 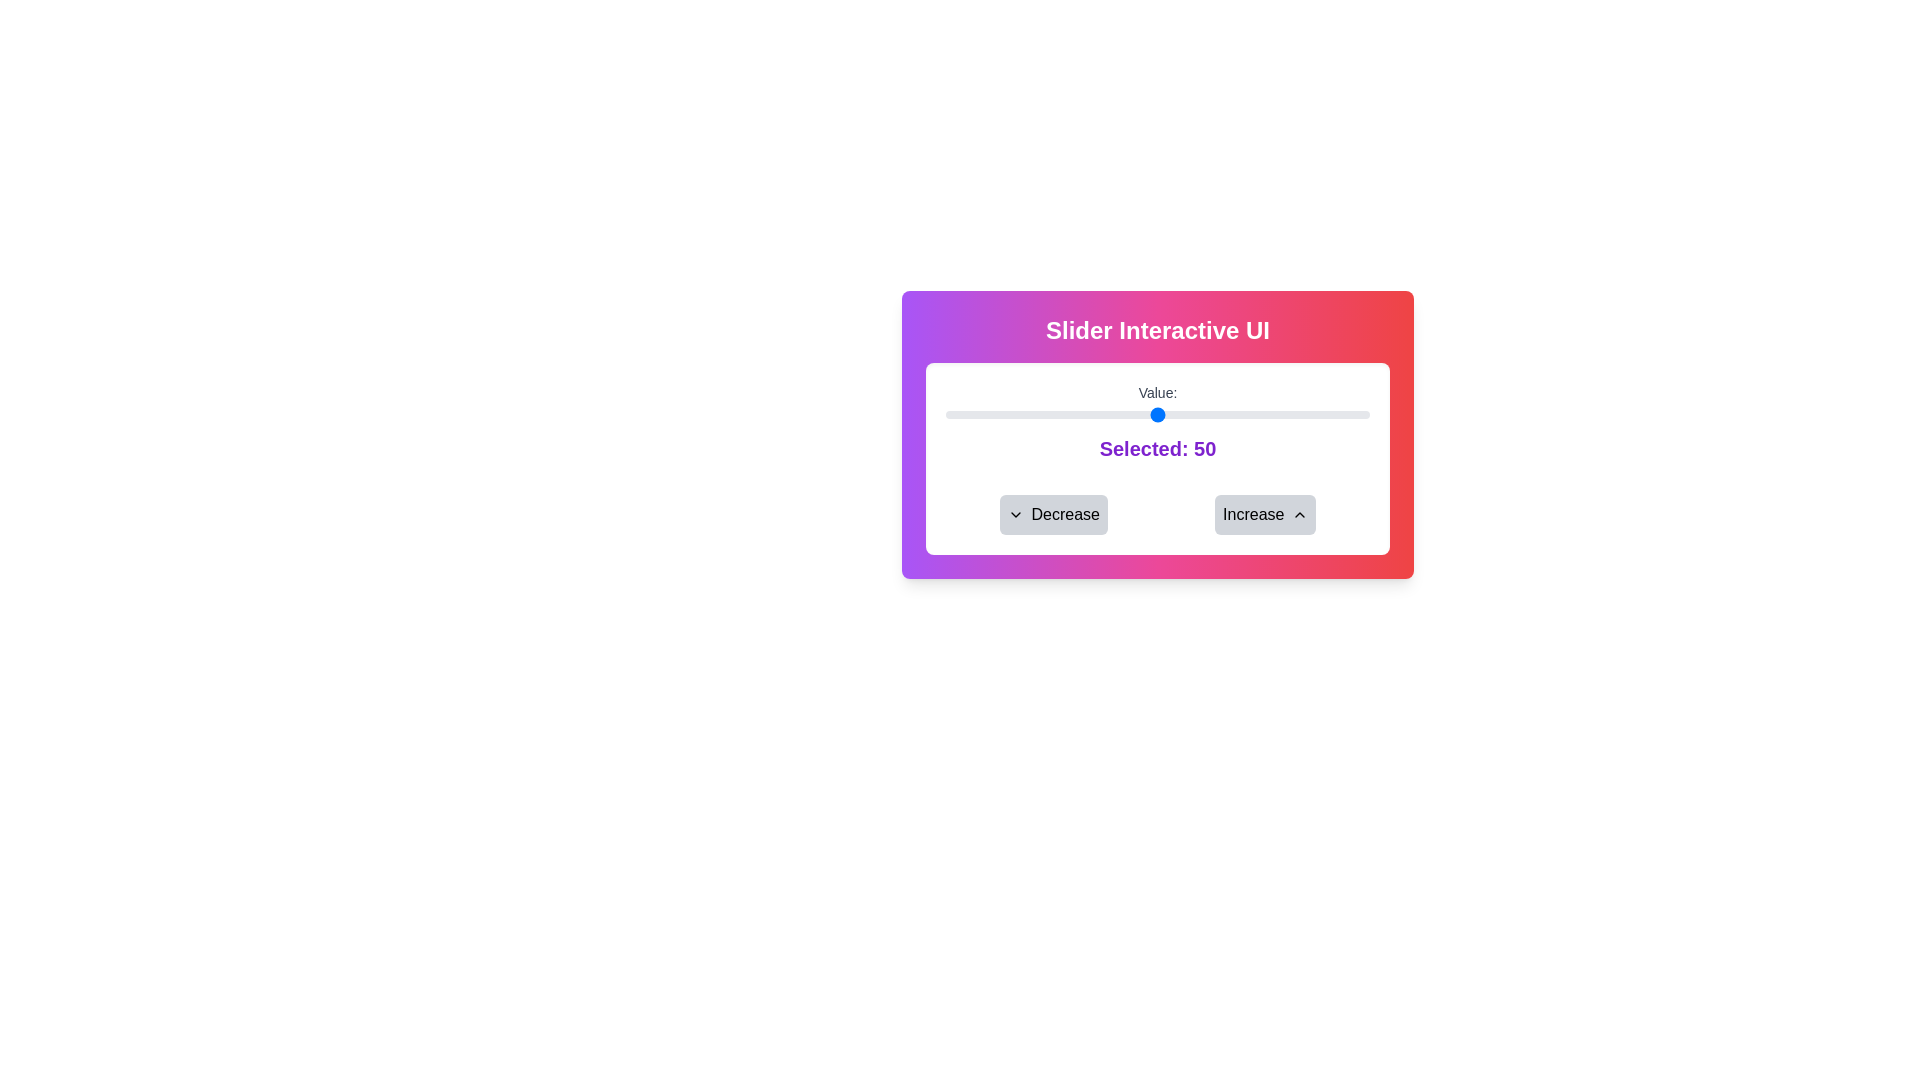 I want to click on the slider, so click(x=1336, y=414).